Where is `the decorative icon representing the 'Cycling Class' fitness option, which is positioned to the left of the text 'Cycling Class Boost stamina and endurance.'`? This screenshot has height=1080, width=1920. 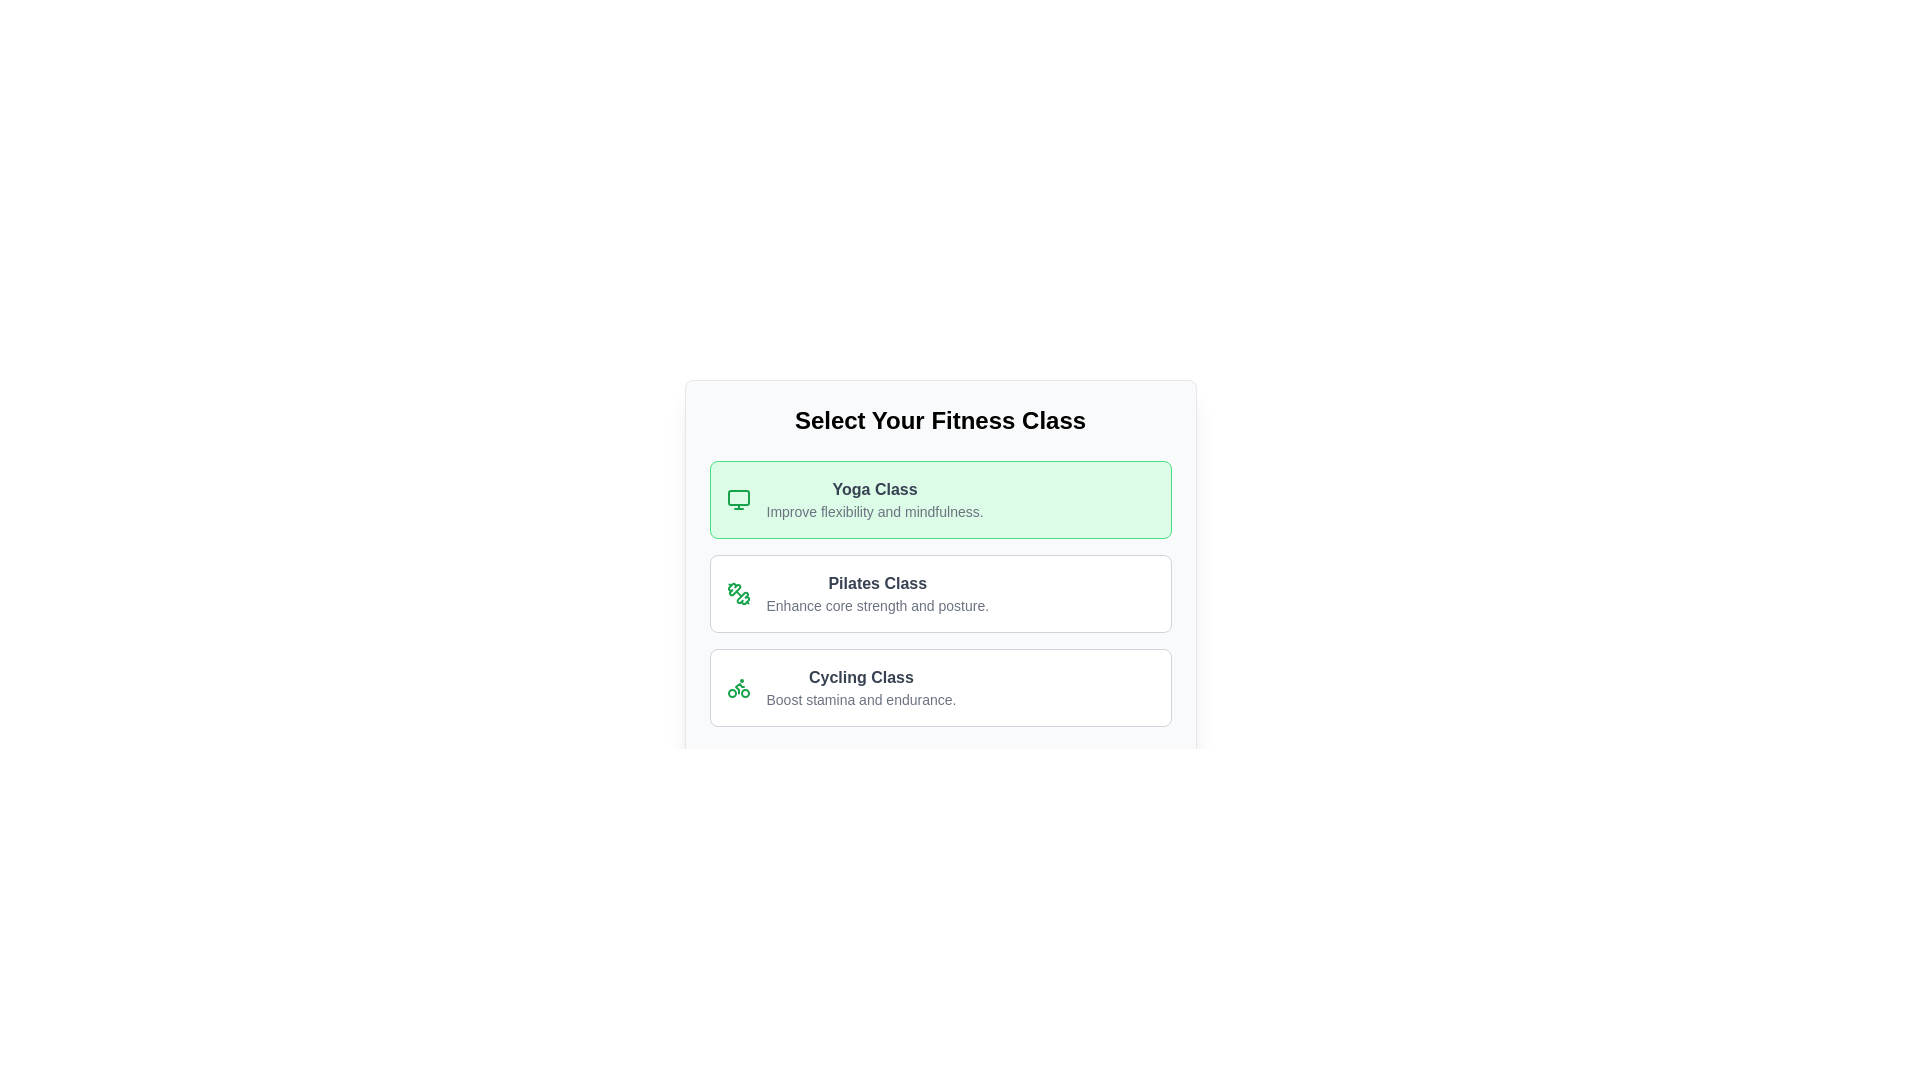 the decorative icon representing the 'Cycling Class' fitness option, which is positioned to the left of the text 'Cycling Class Boost stamina and endurance.' is located at coordinates (737, 686).